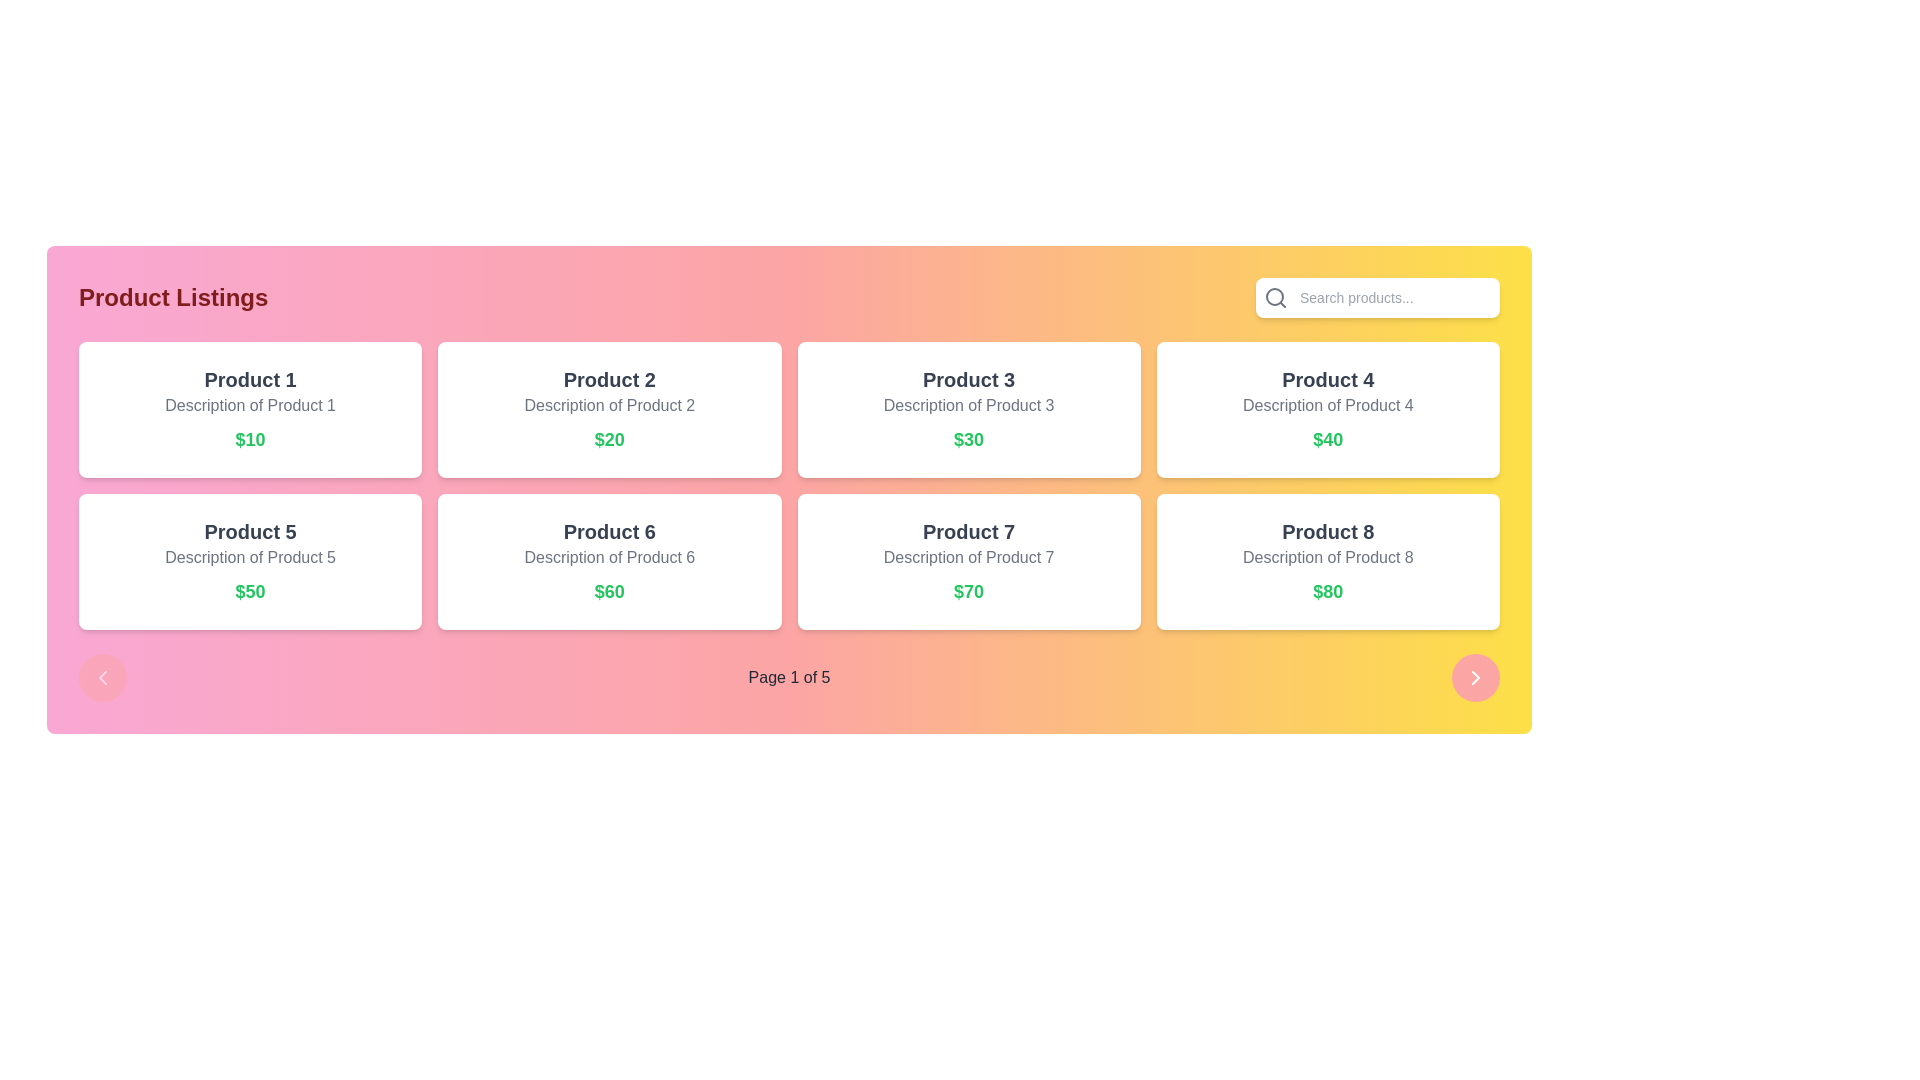 This screenshot has height=1080, width=1920. What do you see at coordinates (173, 297) in the screenshot?
I see `heading text element located at the top-left corner of the horizontal bar, which serves as a title for the section below` at bounding box center [173, 297].